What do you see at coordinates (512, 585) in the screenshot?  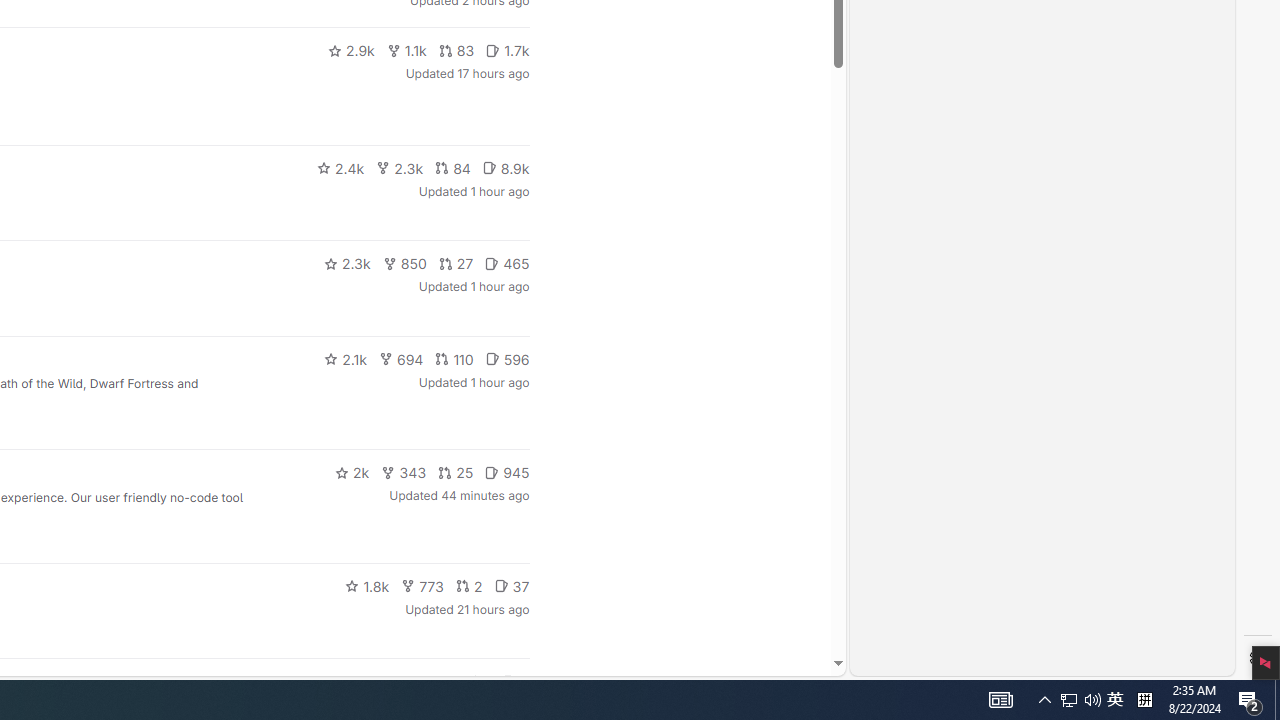 I see `'37'` at bounding box center [512, 585].